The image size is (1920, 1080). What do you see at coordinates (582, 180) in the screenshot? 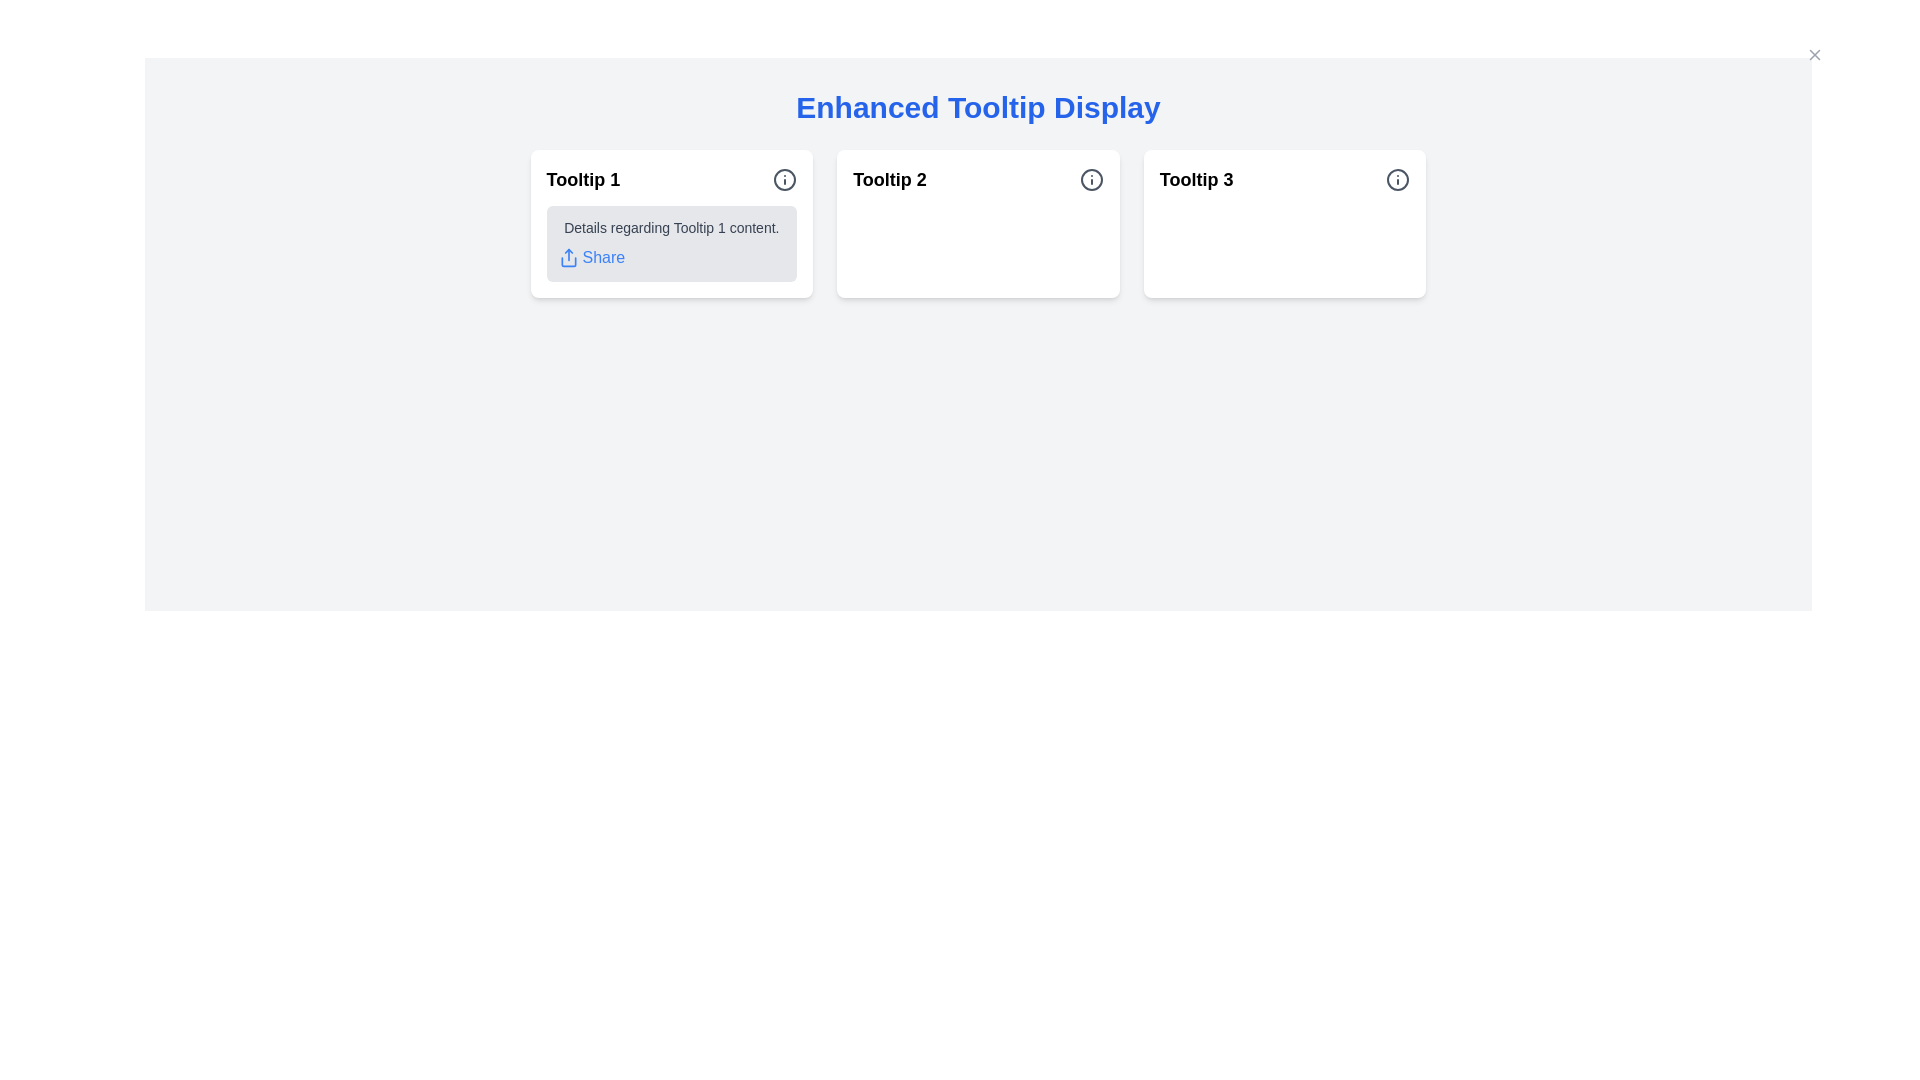
I see `the Text Label located at the top-left of the first card in the layout` at bounding box center [582, 180].